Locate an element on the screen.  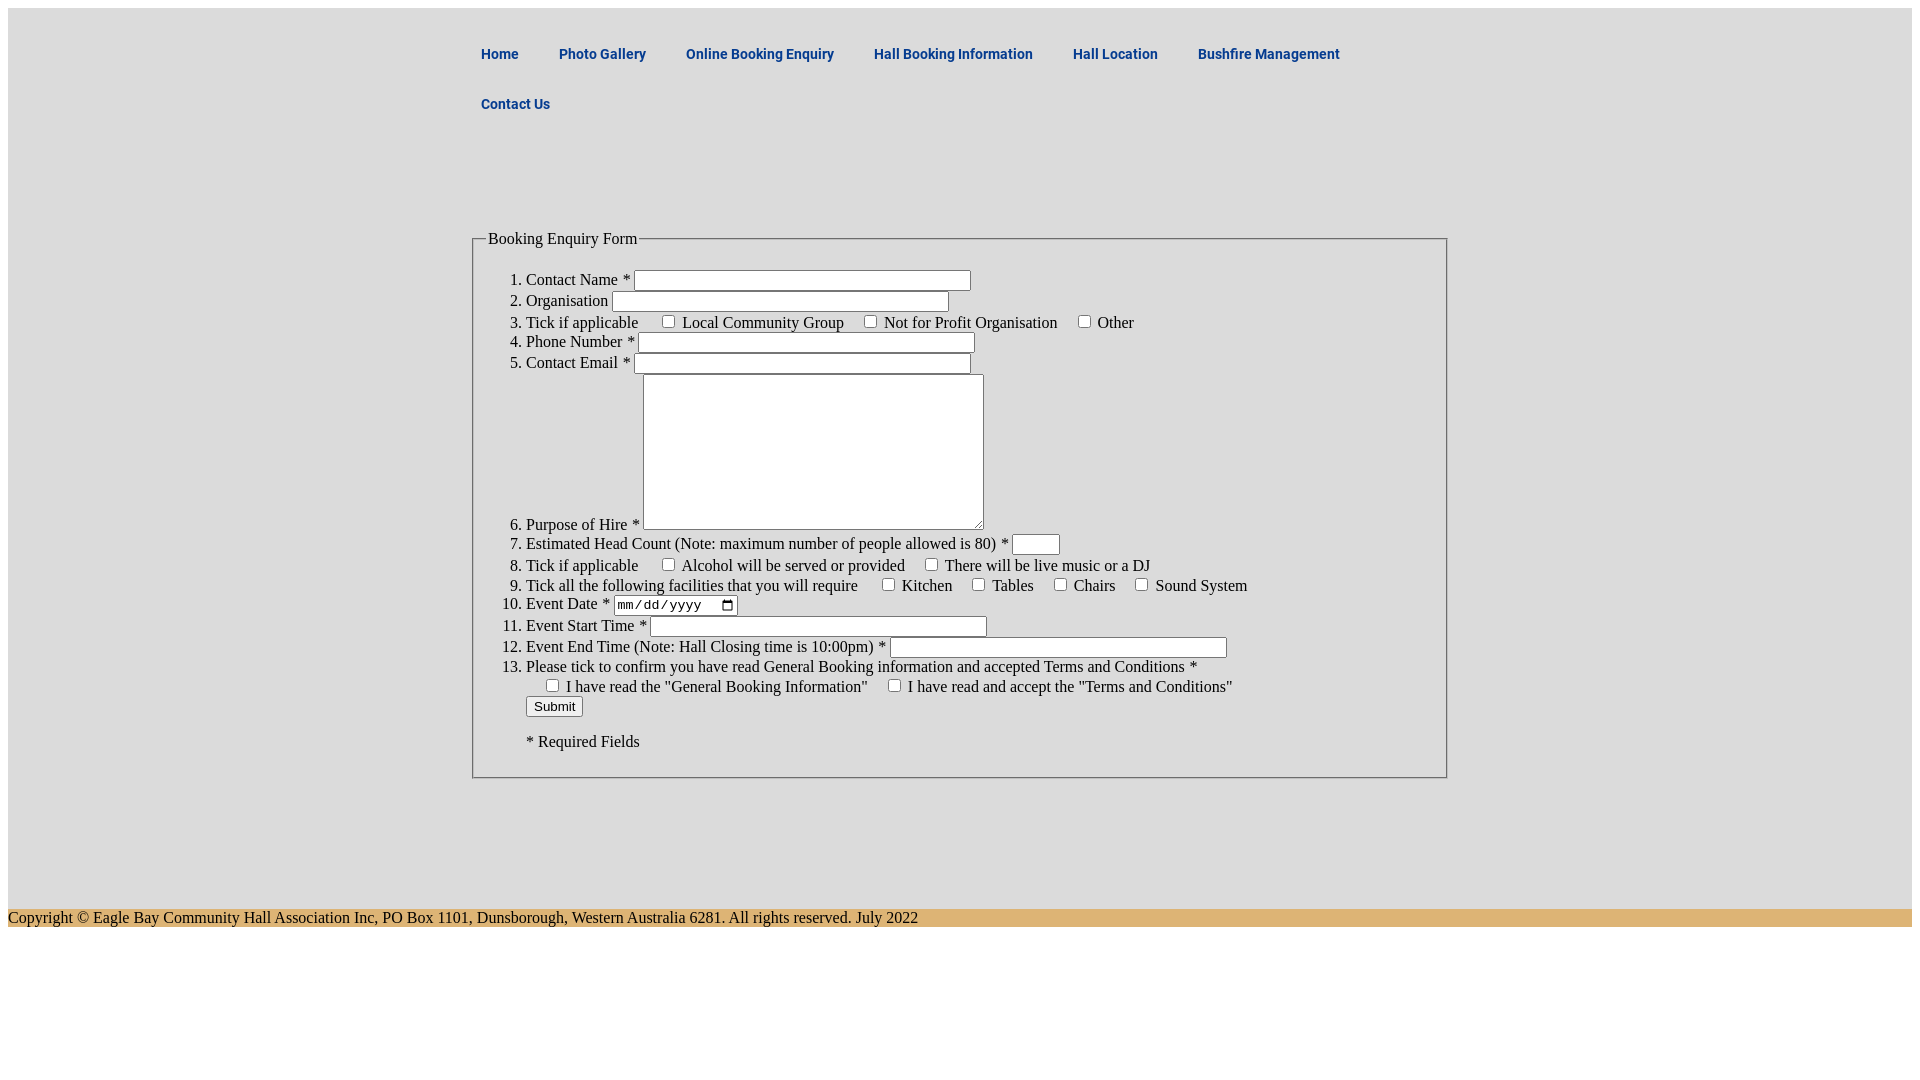
'Bushfire Management' is located at coordinates (1267, 53).